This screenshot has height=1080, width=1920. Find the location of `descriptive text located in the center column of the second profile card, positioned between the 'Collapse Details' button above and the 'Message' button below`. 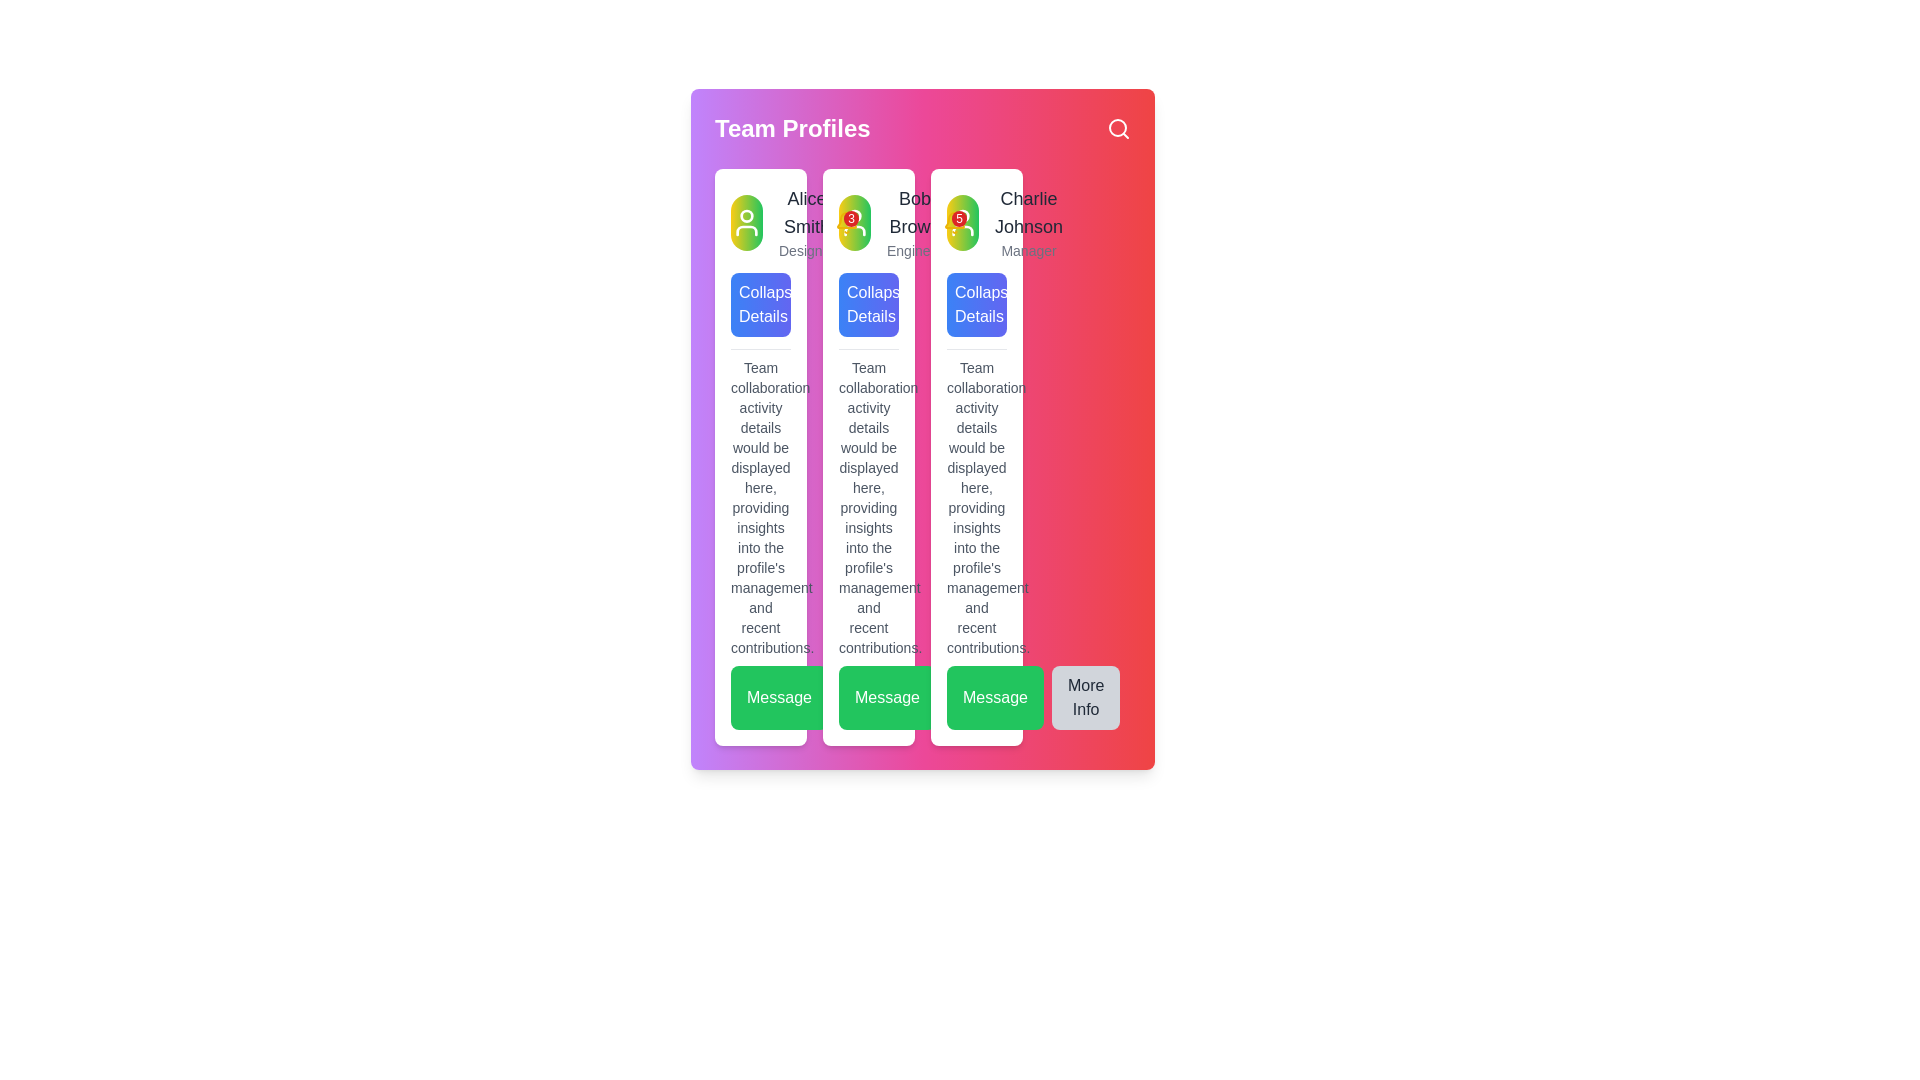

descriptive text located in the center column of the second profile card, positioned between the 'Collapse Details' button above and the 'Message' button below is located at coordinates (868, 507).